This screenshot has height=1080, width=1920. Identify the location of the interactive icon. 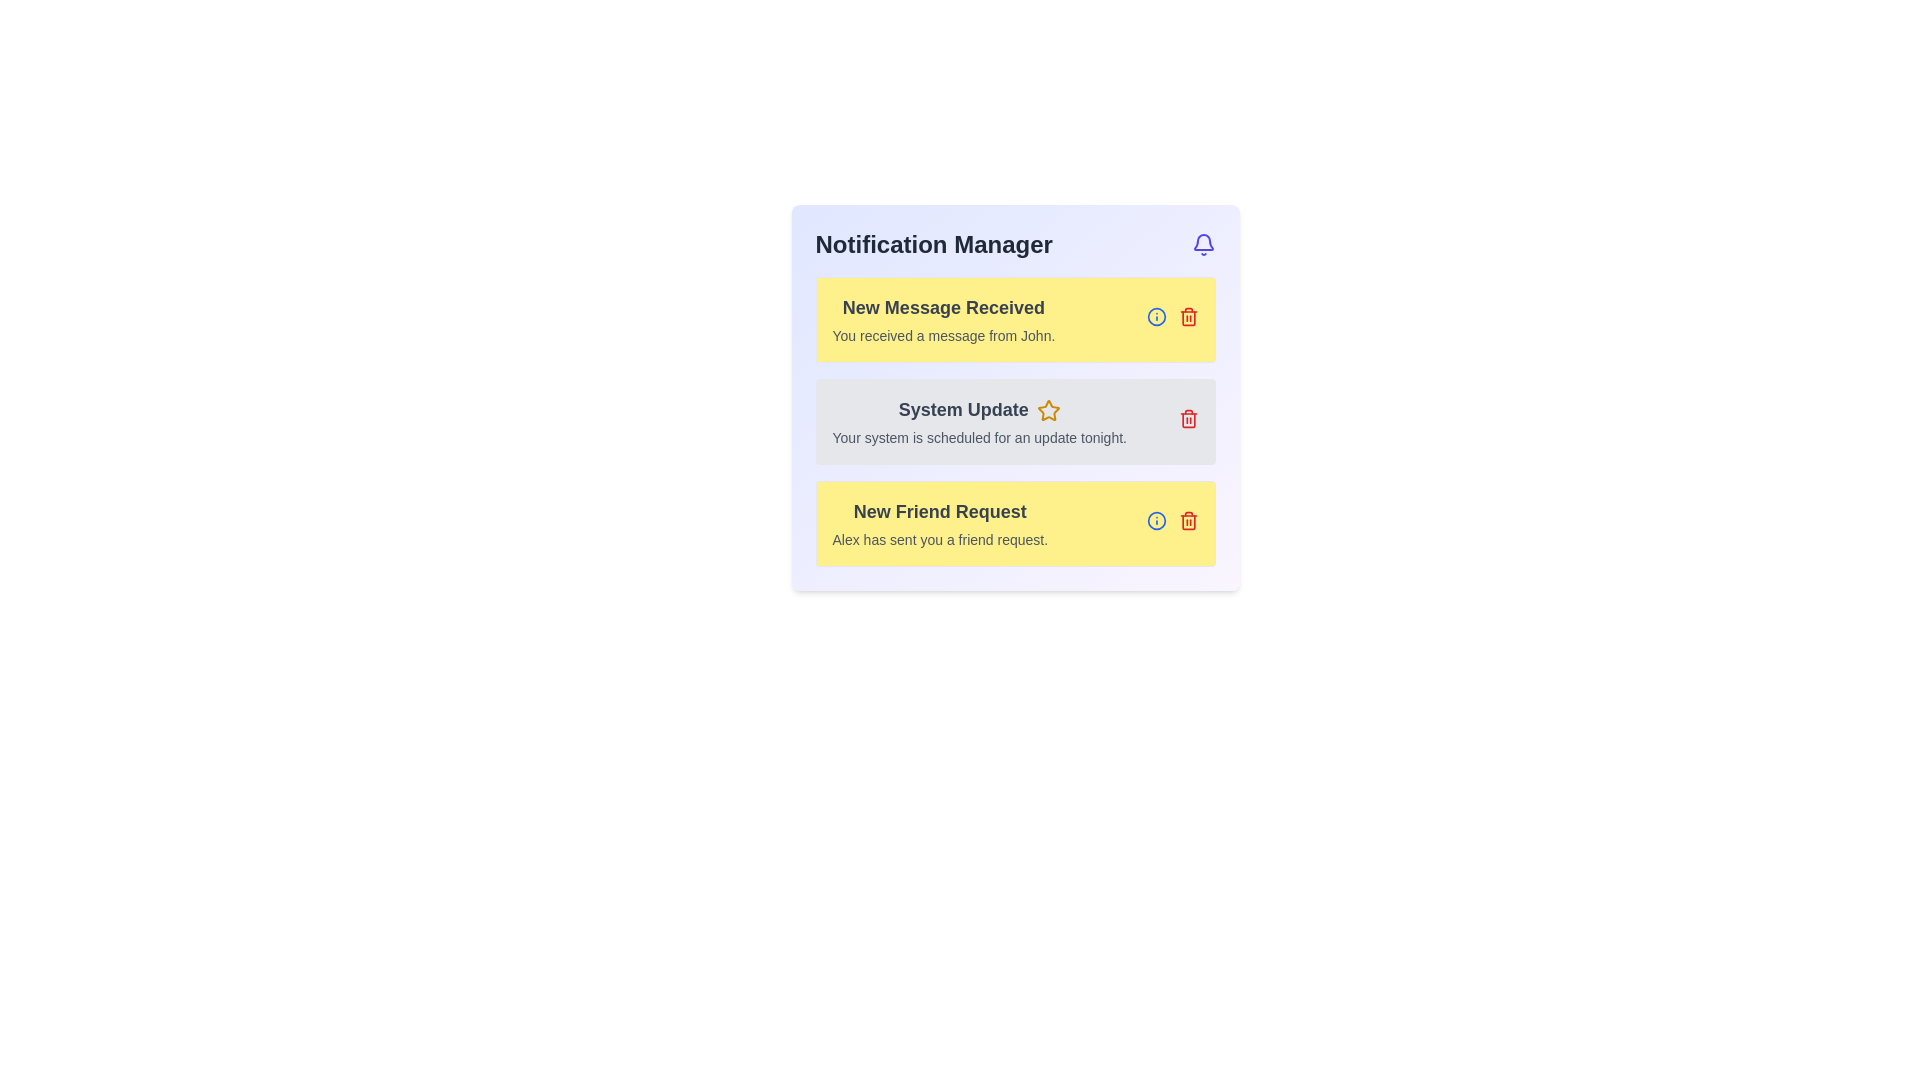
(1046, 408).